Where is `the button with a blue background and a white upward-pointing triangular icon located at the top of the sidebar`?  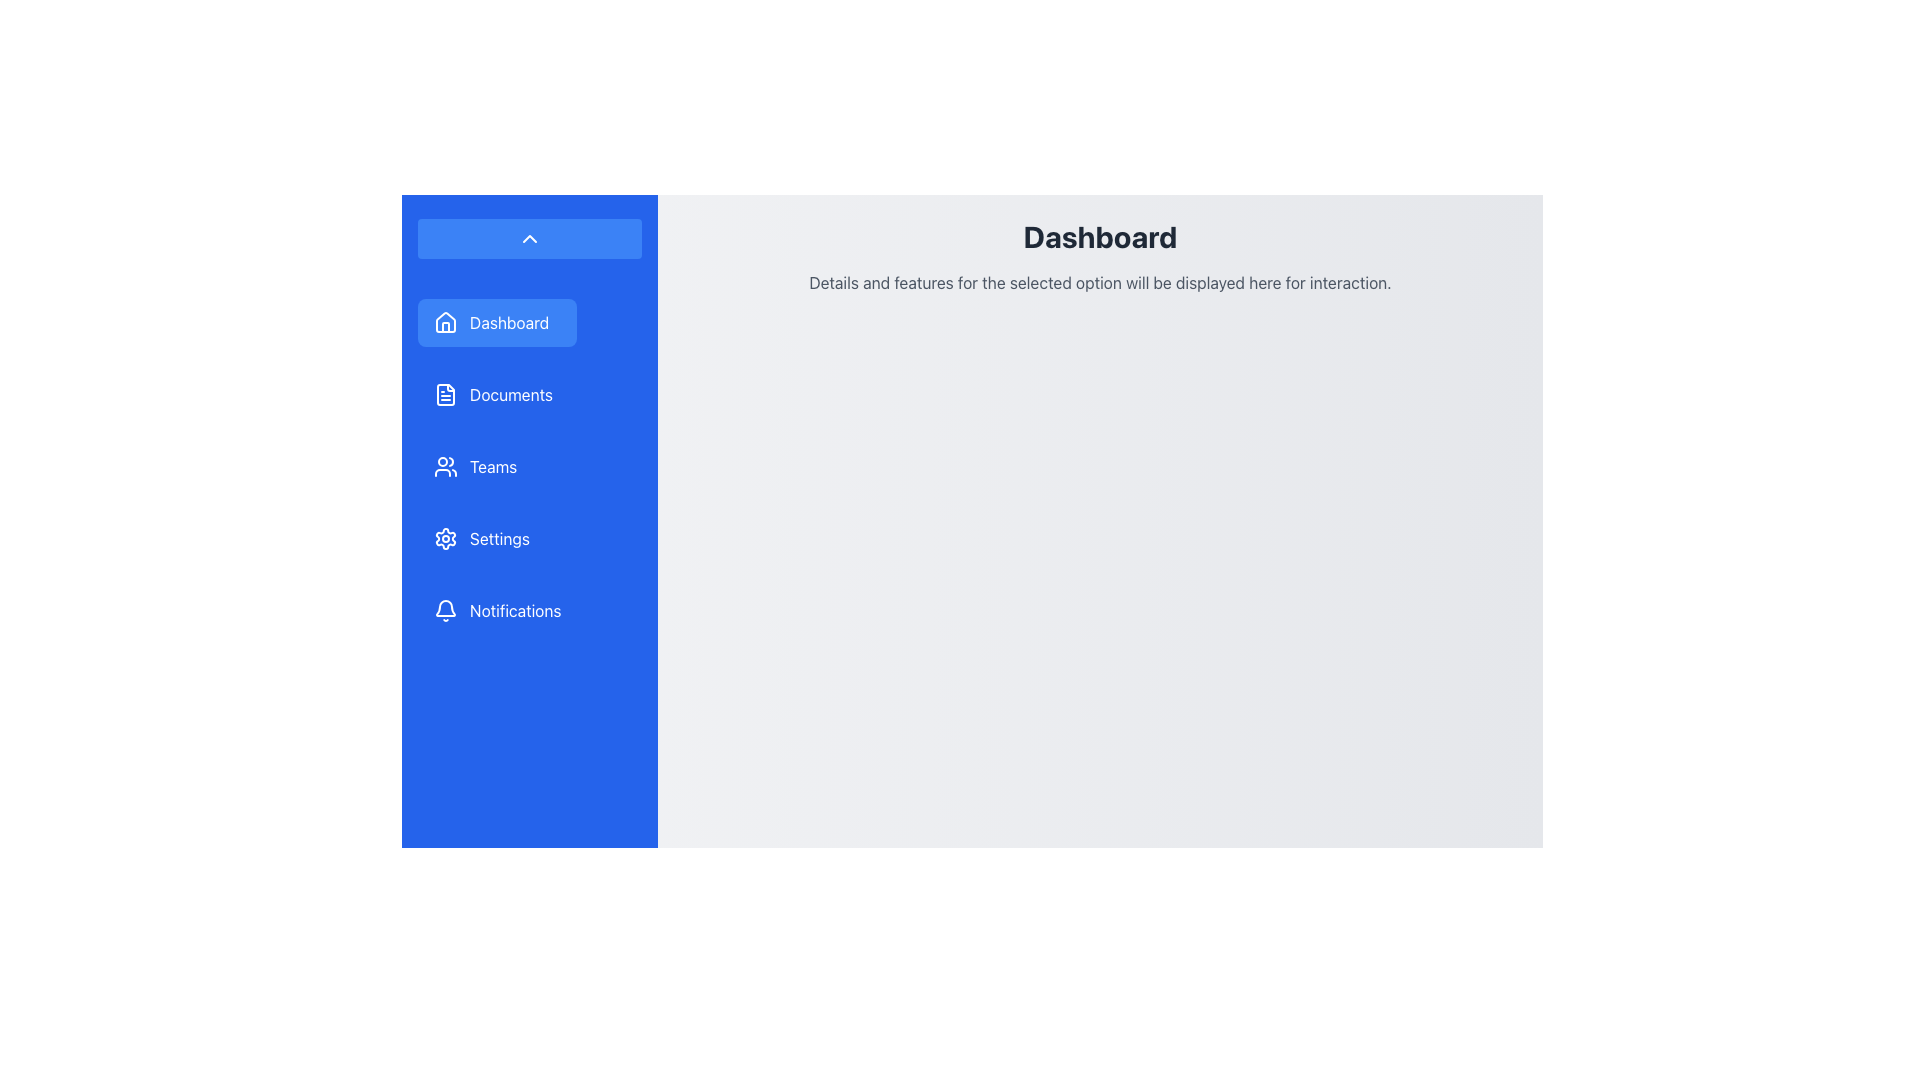
the button with a blue background and a white upward-pointing triangular icon located at the top of the sidebar is located at coordinates (529, 238).